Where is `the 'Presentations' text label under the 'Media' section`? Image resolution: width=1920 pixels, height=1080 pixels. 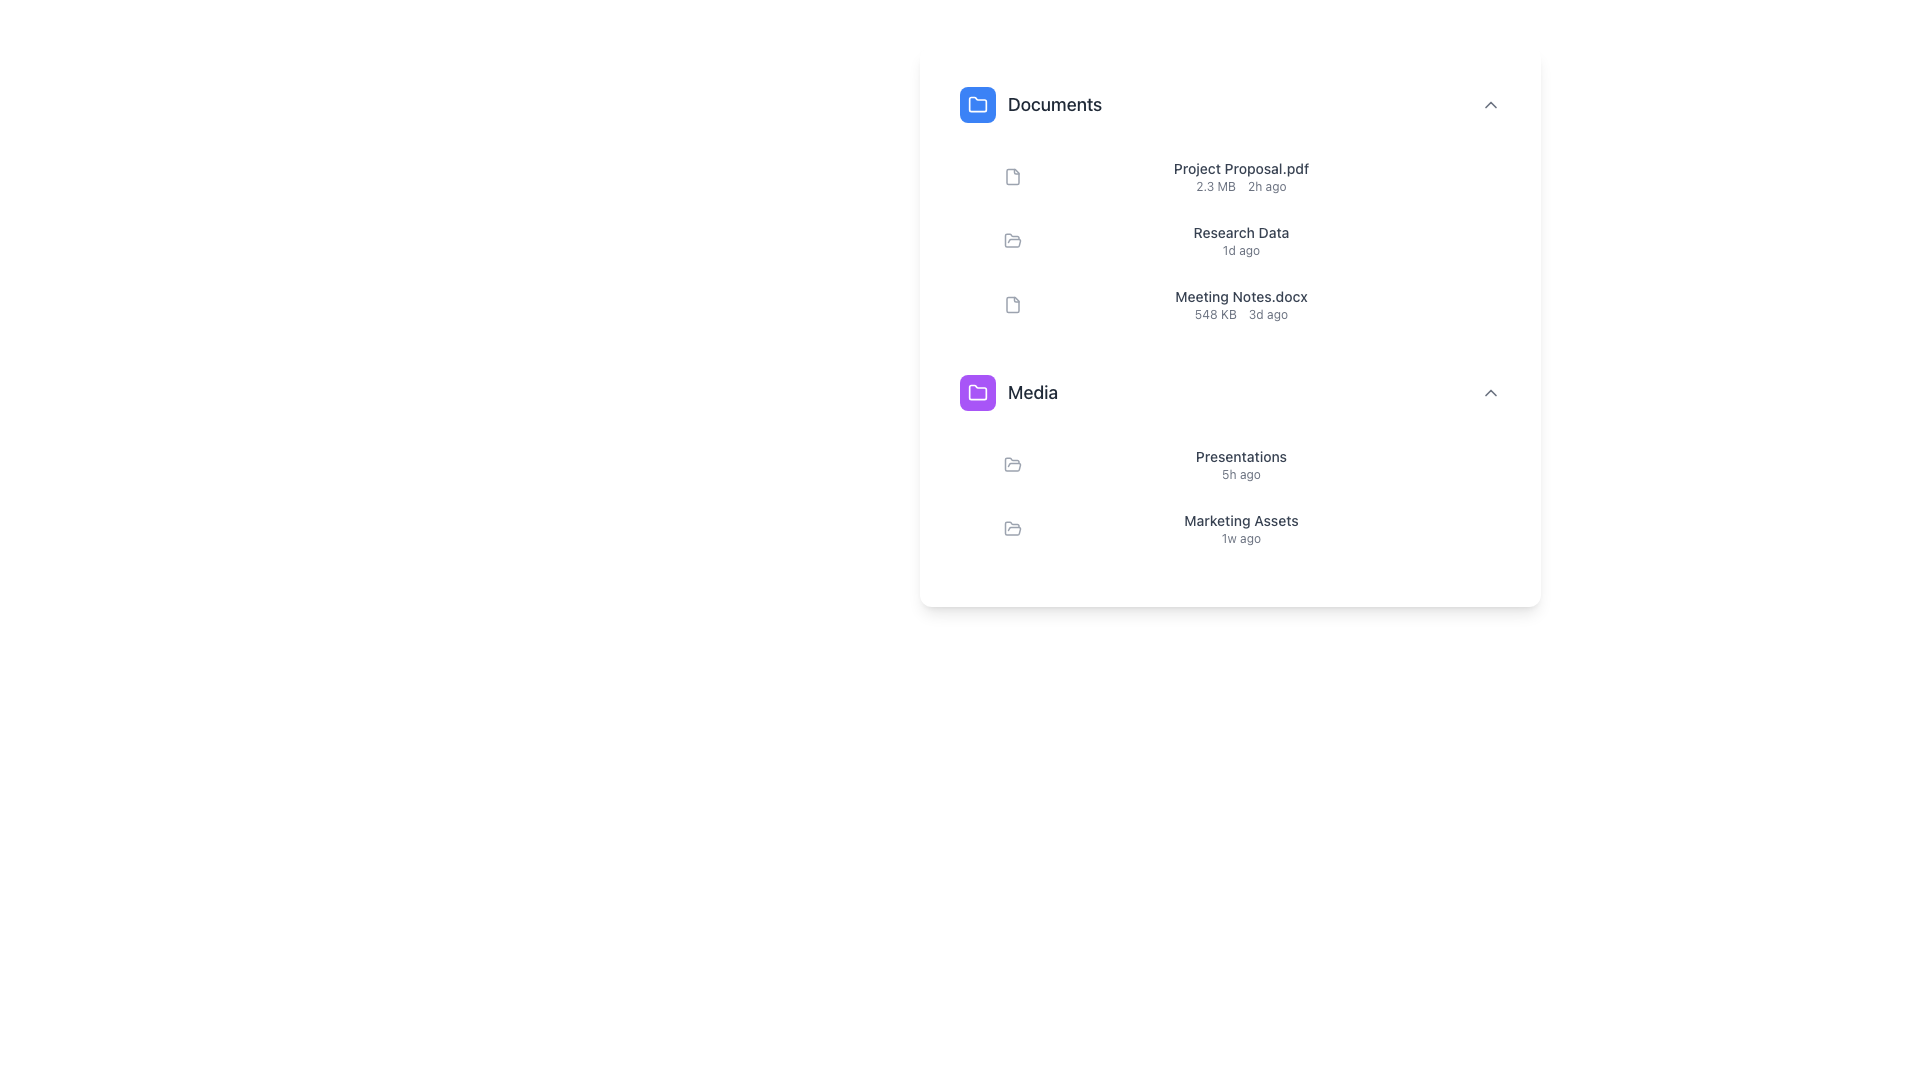
the 'Presentations' text label under the 'Media' section is located at coordinates (1240, 456).